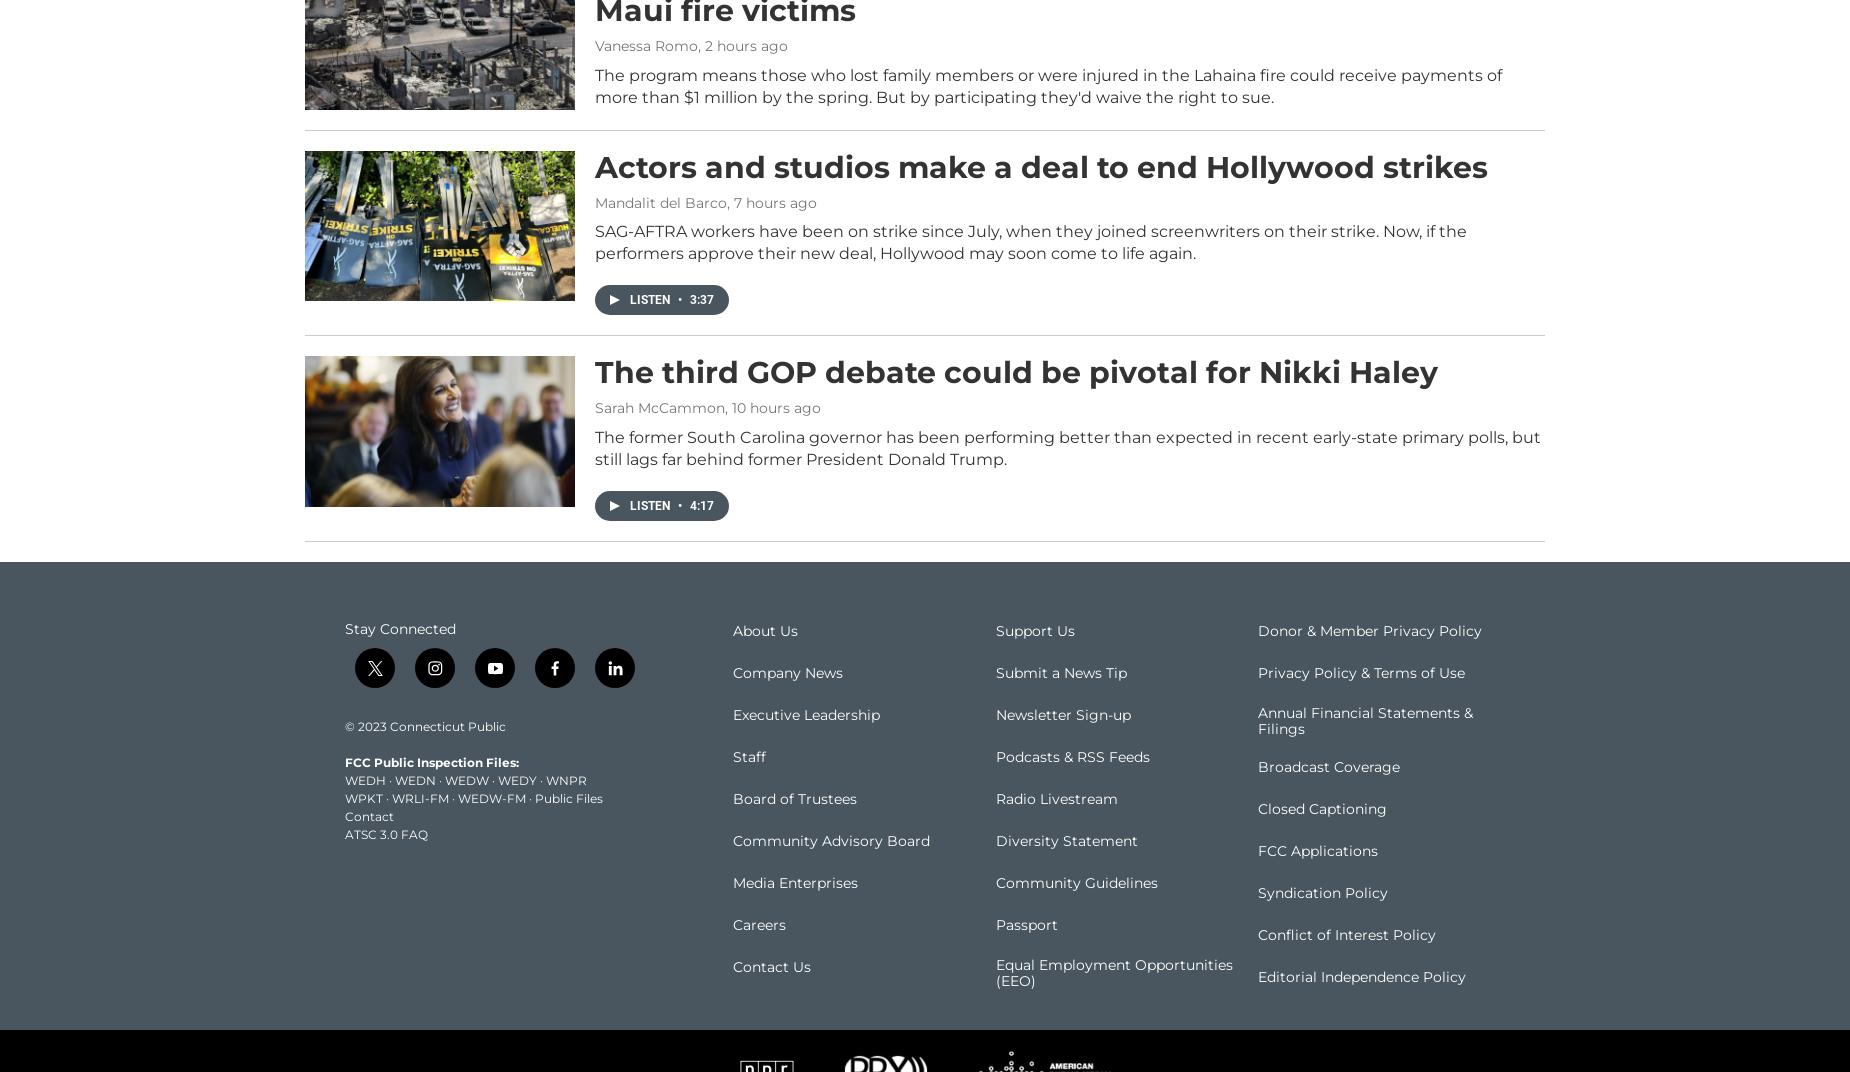 The image size is (1850, 1072). I want to click on 'Submit a News Tip', so click(993, 701).